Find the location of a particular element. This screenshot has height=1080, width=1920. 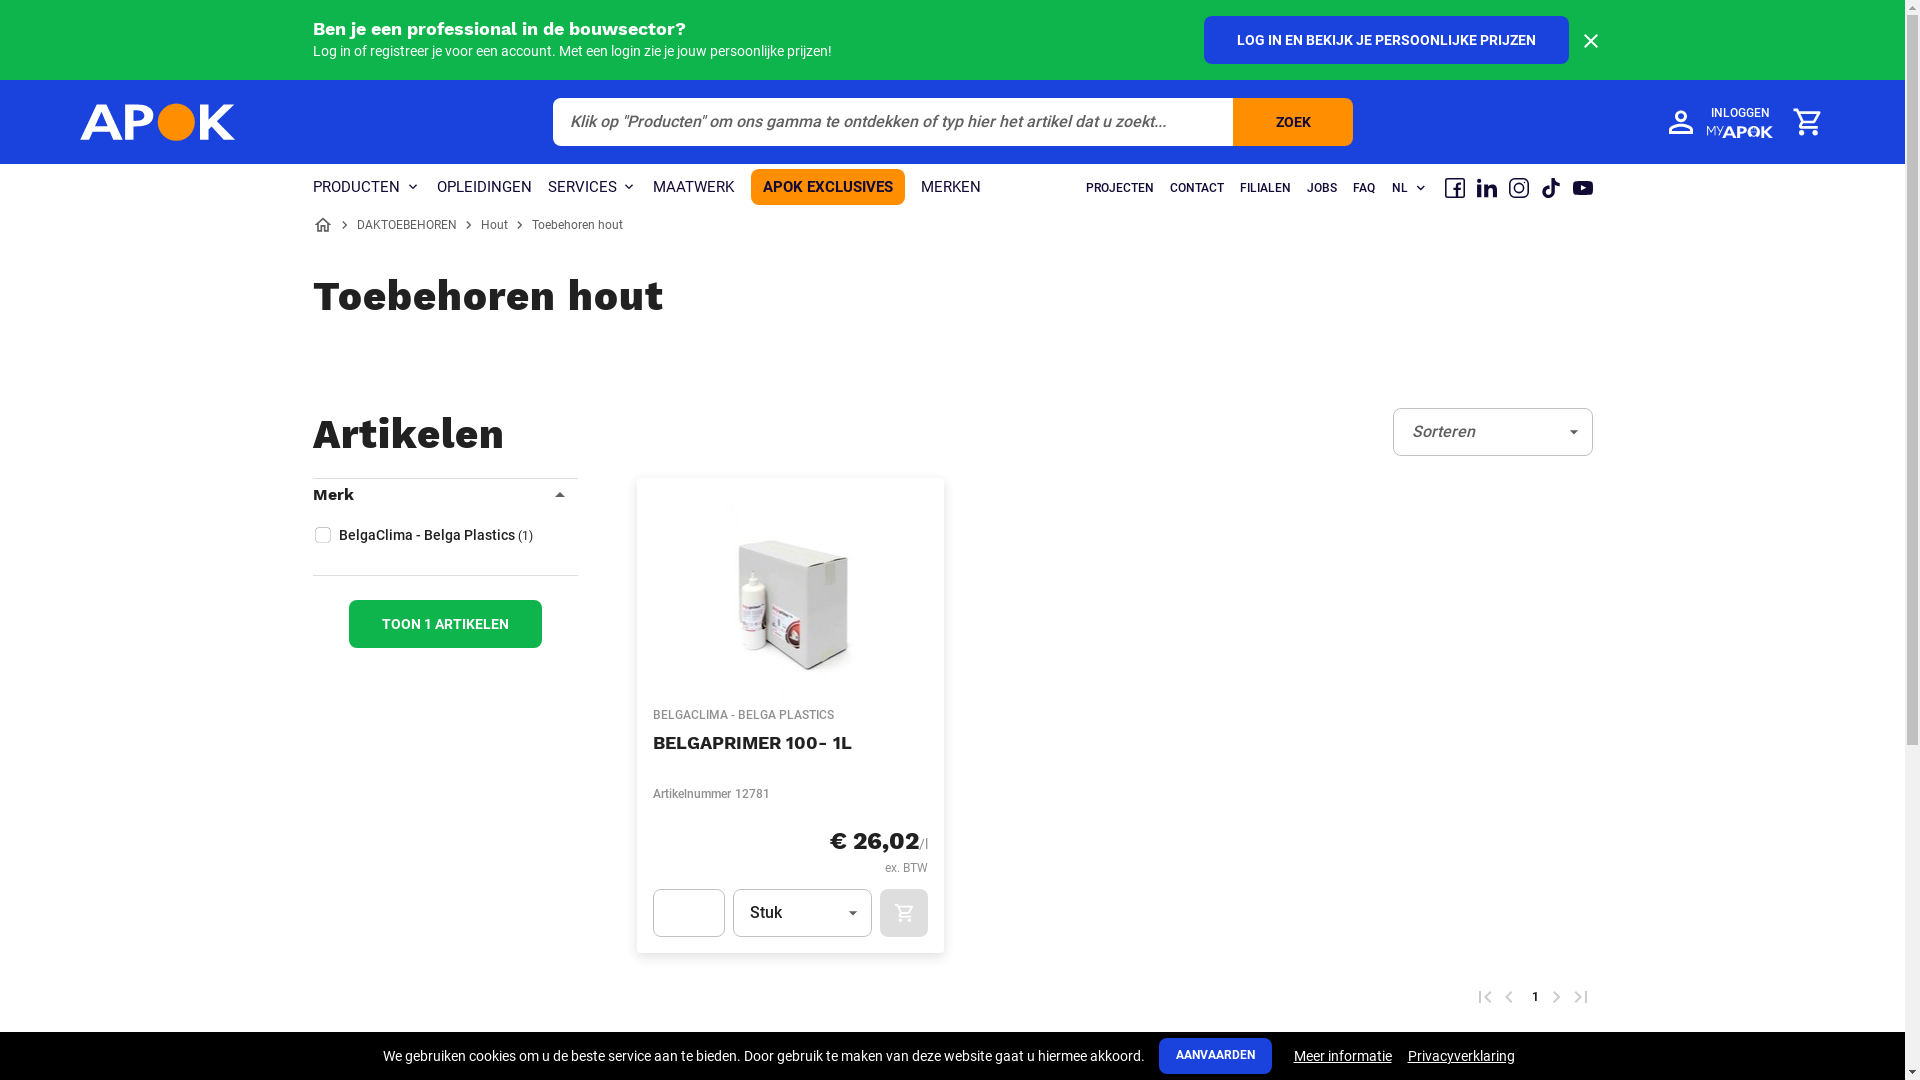

'APOK EXCLUSIVES' is located at coordinates (826, 186).